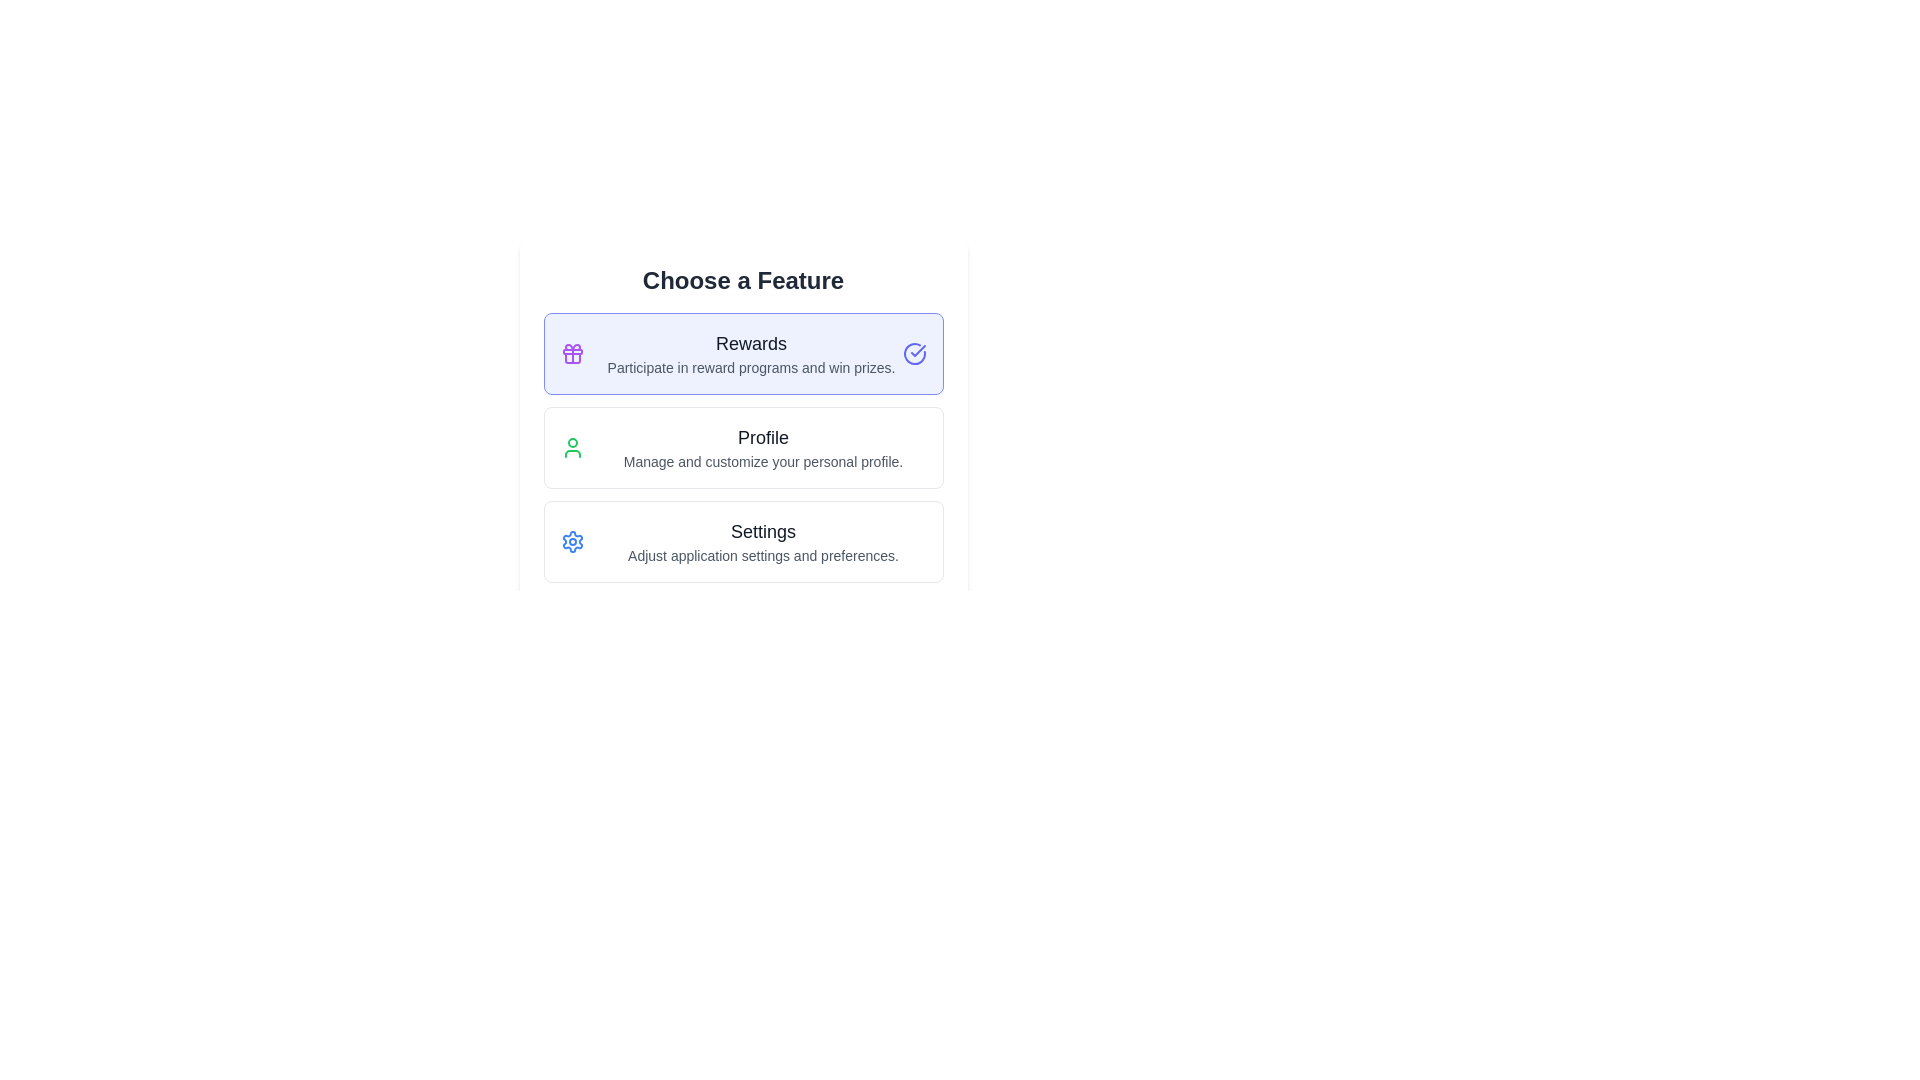 The width and height of the screenshot is (1920, 1080). I want to click on the informational text stating 'Manage and customize your personal profile.', which is located beneath the 'Profile' section title and aligned centrally within its bounding box, so click(762, 462).